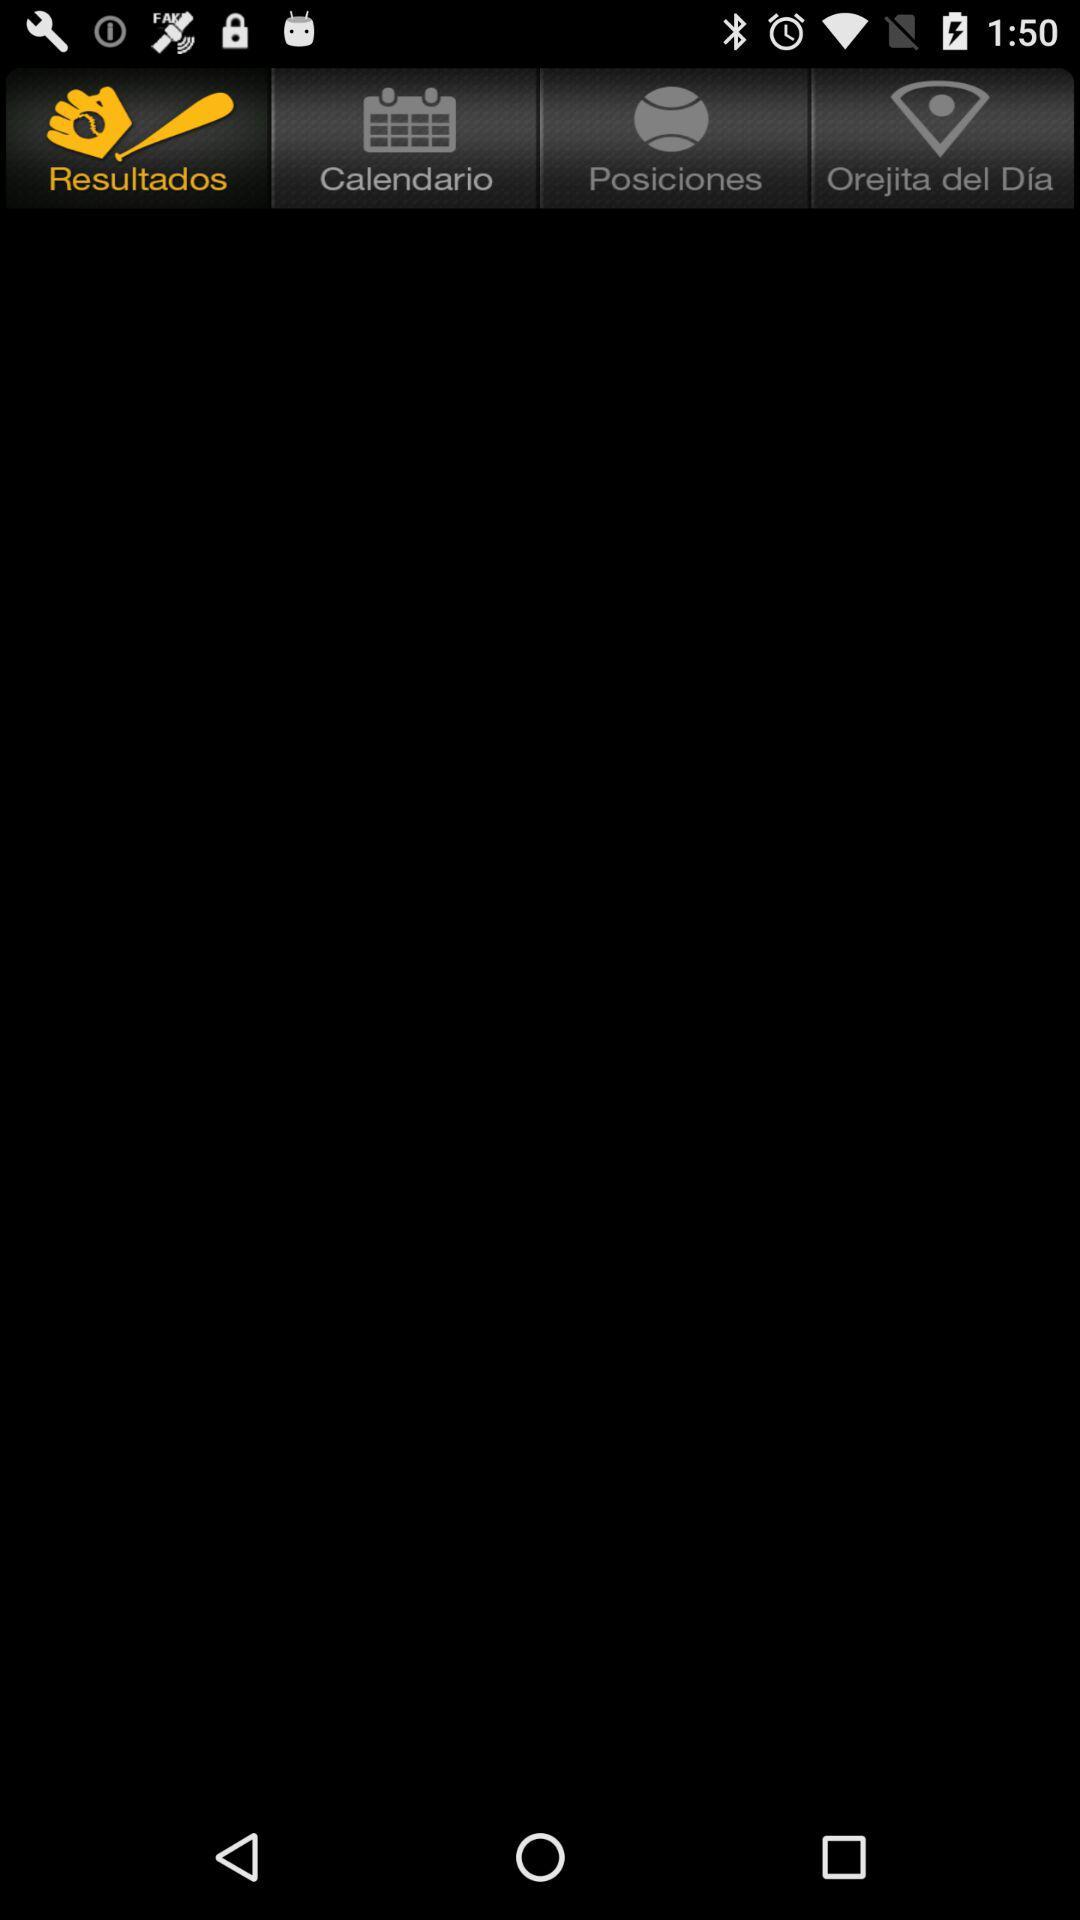 The width and height of the screenshot is (1080, 1920). Describe the element at coordinates (540, 1727) in the screenshot. I see `item at the bottom` at that location.